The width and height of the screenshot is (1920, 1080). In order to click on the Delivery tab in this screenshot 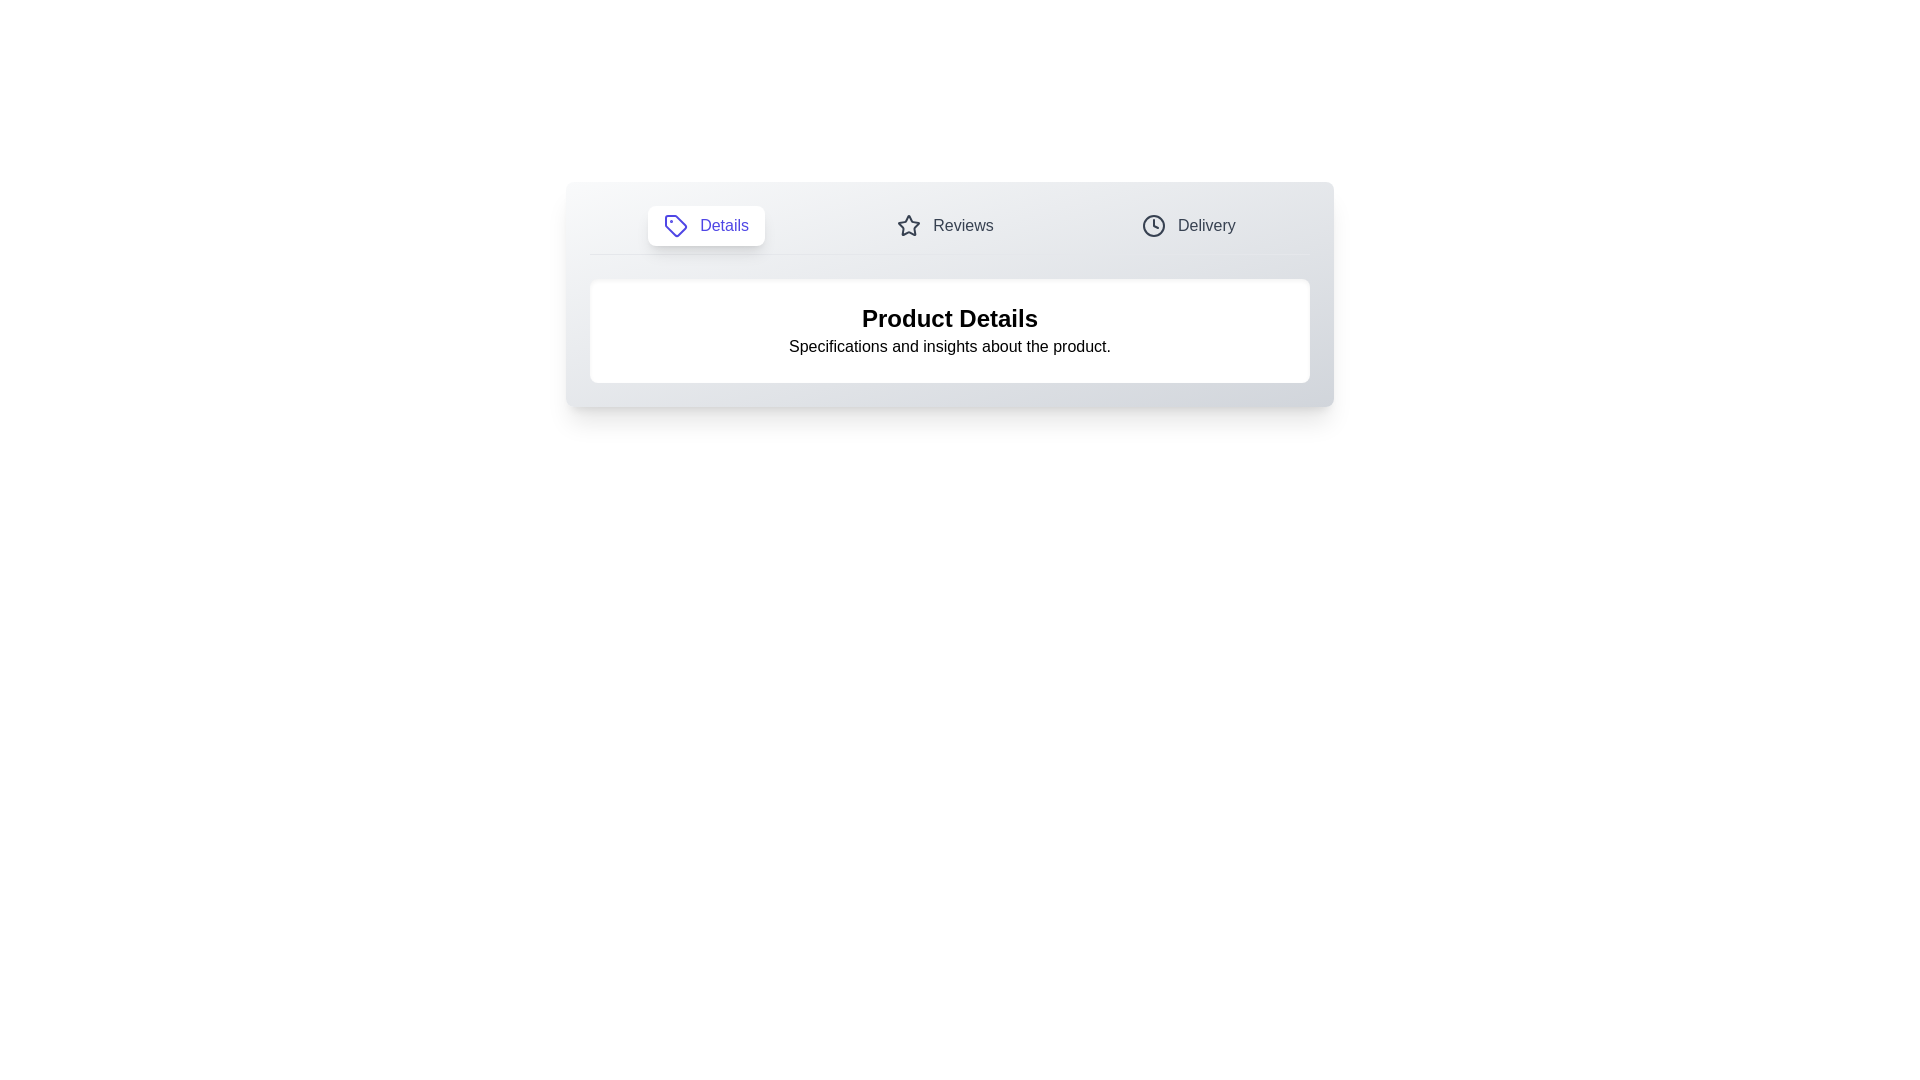, I will do `click(1188, 225)`.